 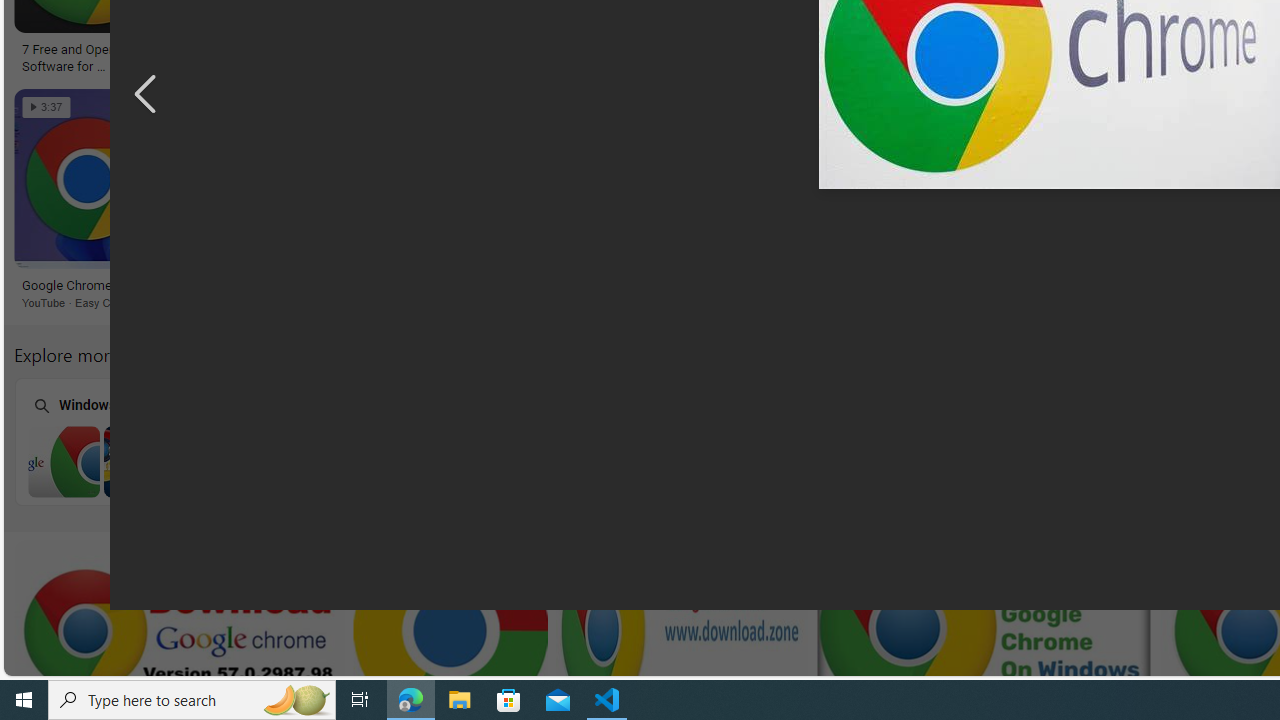 I want to click on '3:37', so click(x=46, y=107).